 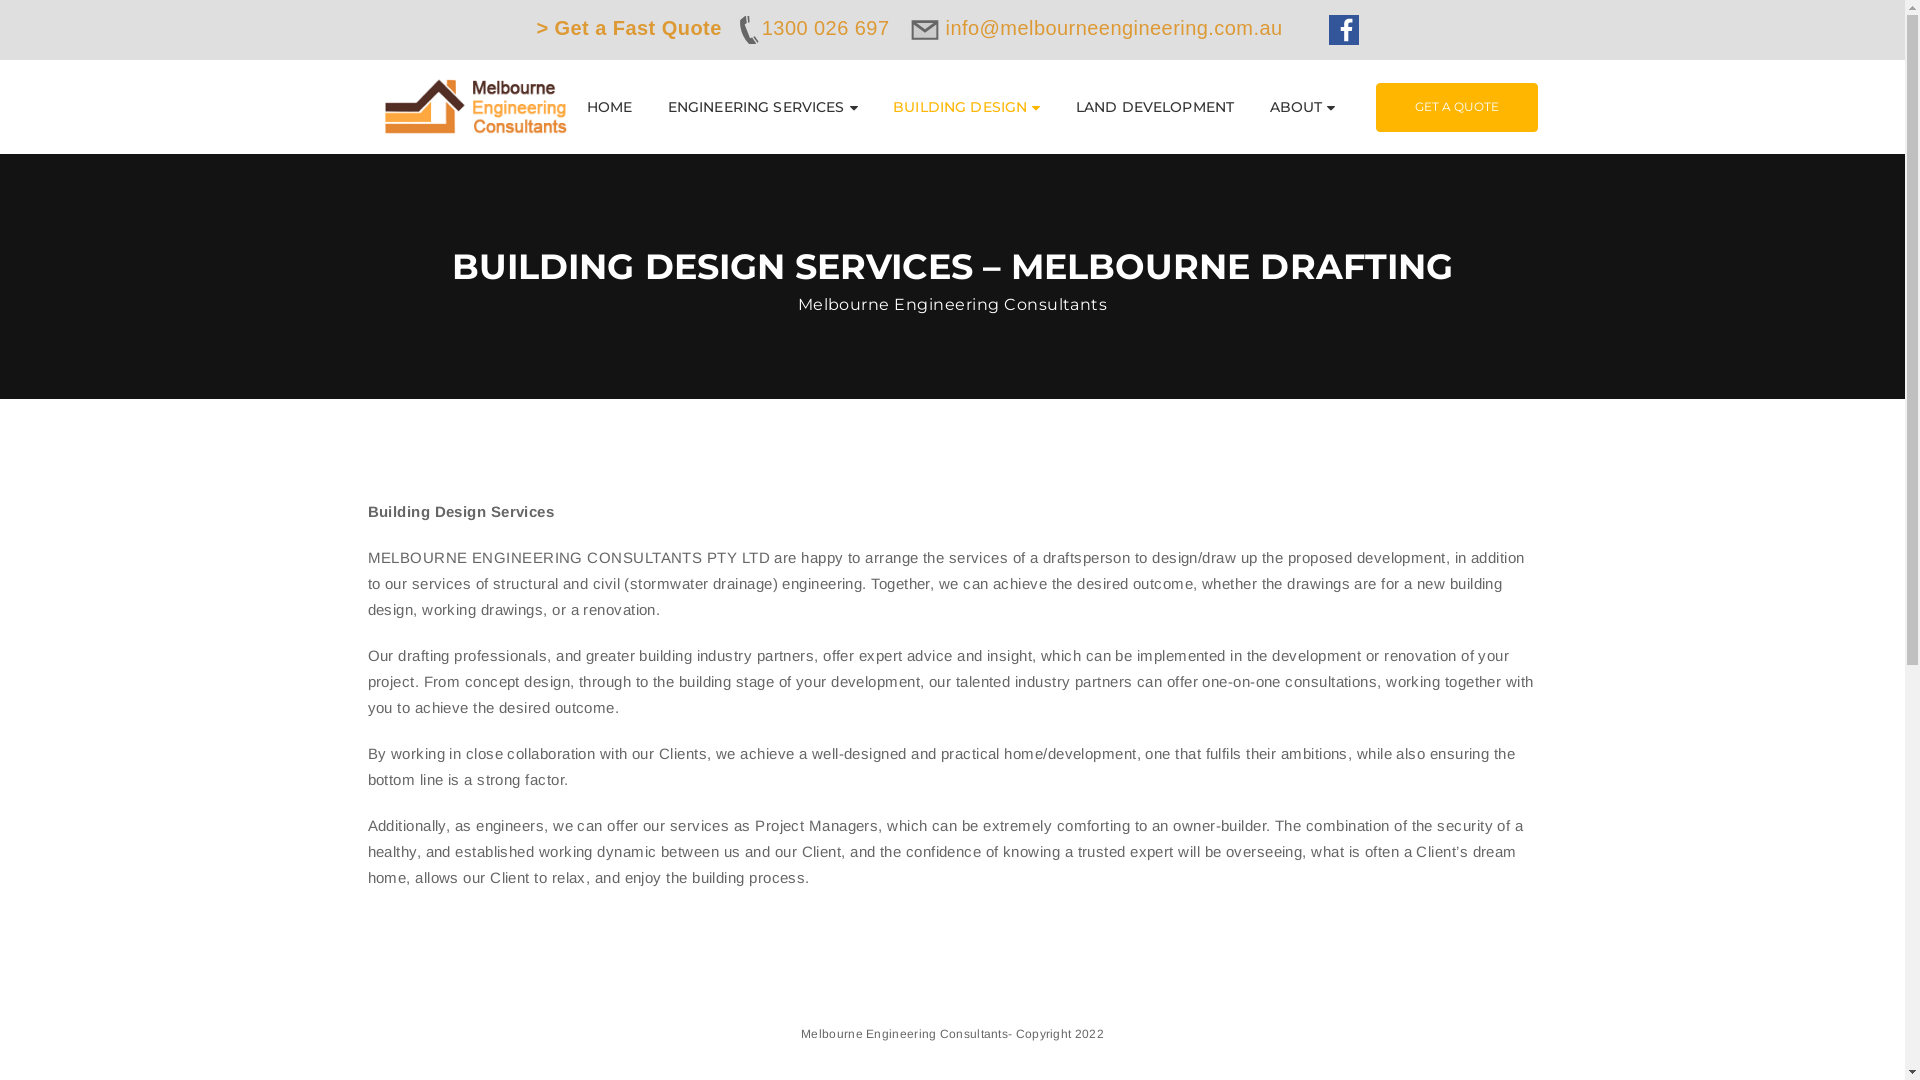 What do you see at coordinates (1457, 106) in the screenshot?
I see `'GET A QUOTE'` at bounding box center [1457, 106].